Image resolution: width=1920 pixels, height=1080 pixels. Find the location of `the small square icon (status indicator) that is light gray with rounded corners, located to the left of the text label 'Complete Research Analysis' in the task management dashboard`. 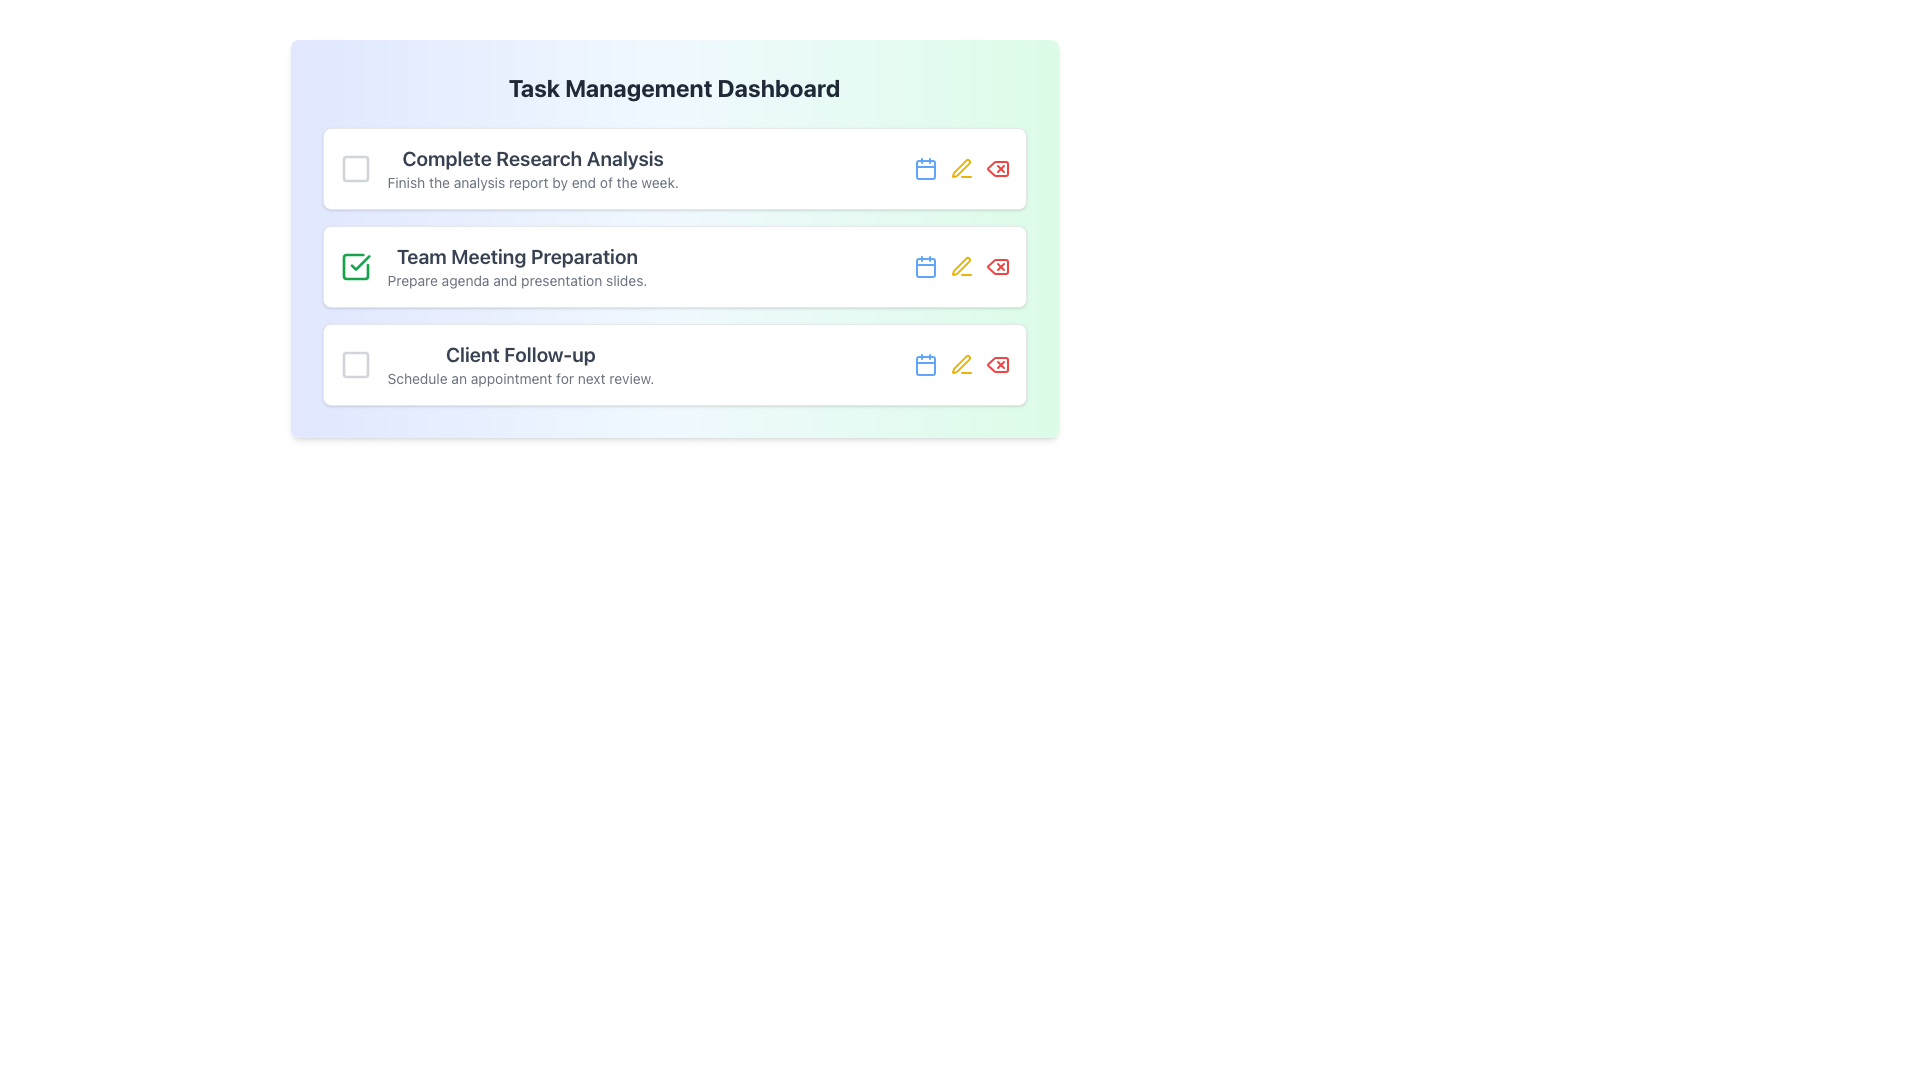

the small square icon (status indicator) that is light gray with rounded corners, located to the left of the text label 'Complete Research Analysis' in the task management dashboard is located at coordinates (355, 168).